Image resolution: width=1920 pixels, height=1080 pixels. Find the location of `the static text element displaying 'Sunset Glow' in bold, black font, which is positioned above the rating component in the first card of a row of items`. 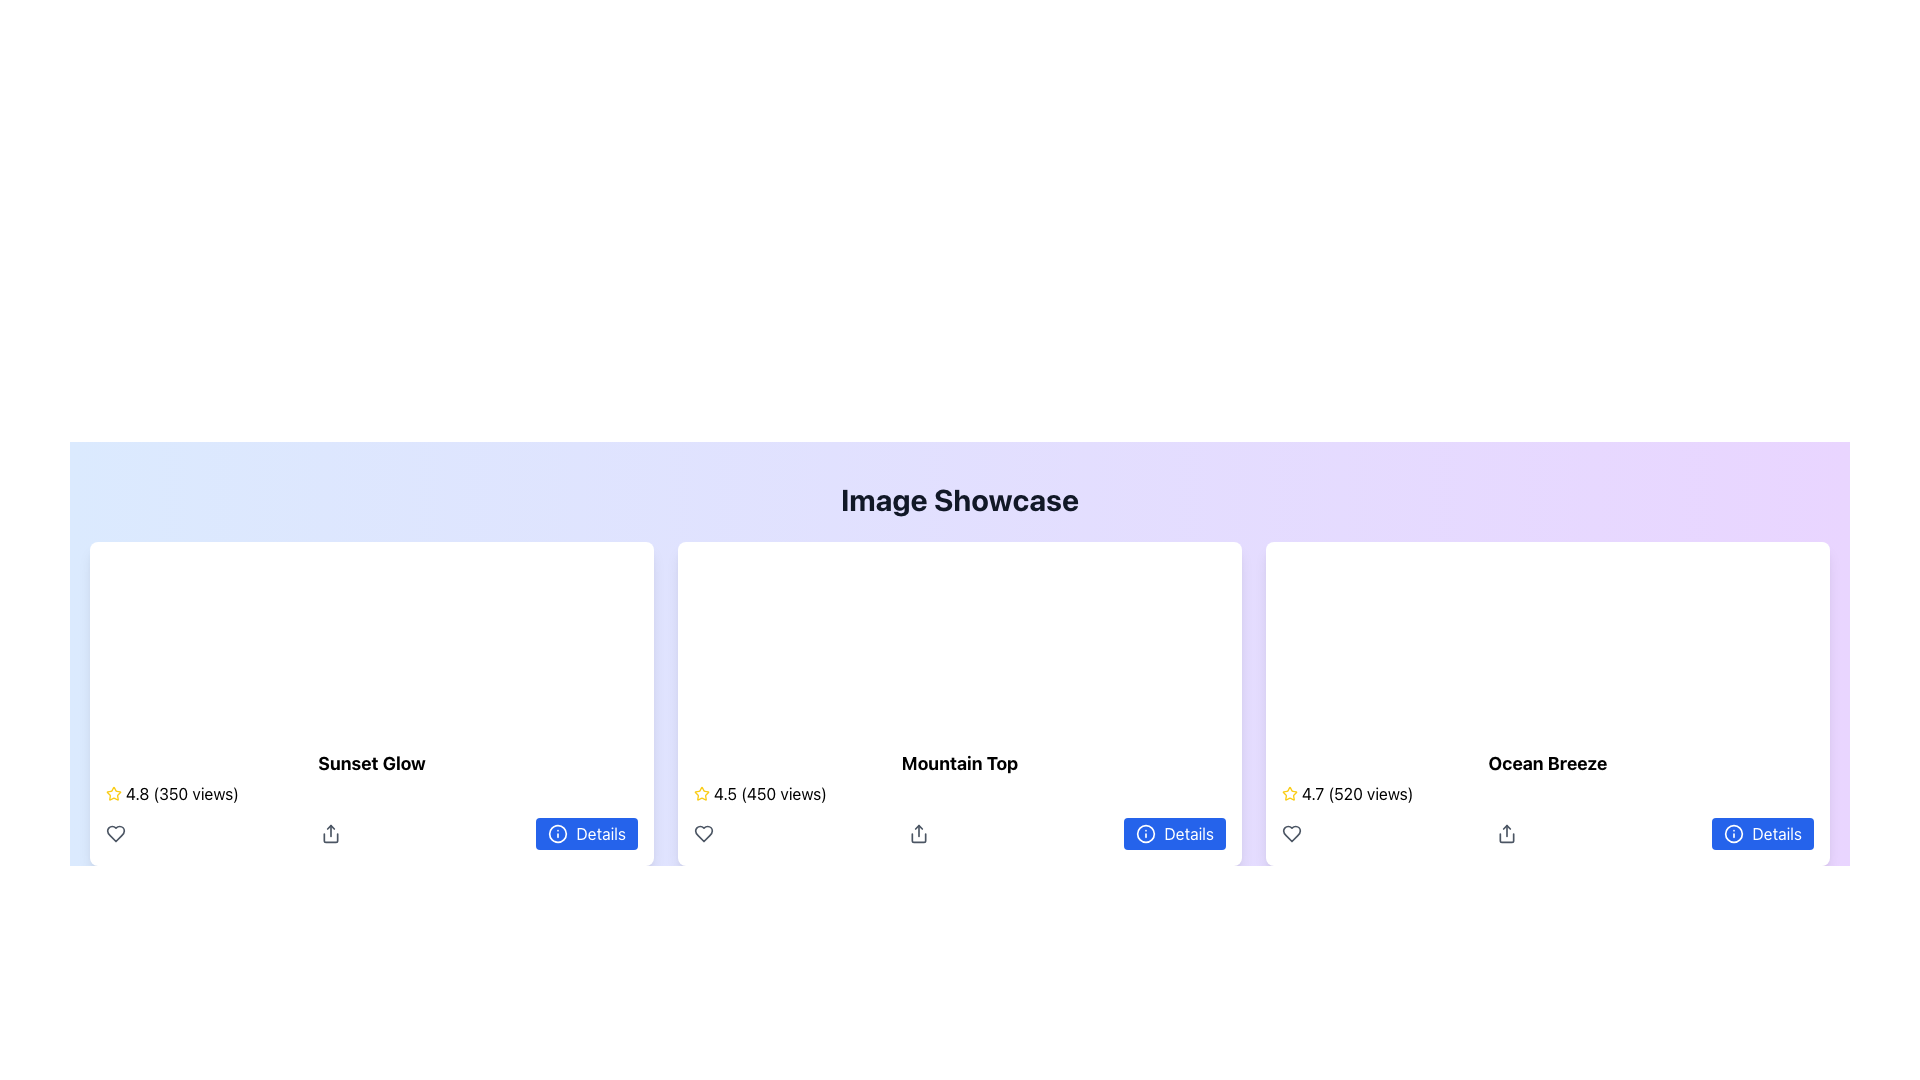

the static text element displaying 'Sunset Glow' in bold, black font, which is positioned above the rating component in the first card of a row of items is located at coordinates (372, 763).